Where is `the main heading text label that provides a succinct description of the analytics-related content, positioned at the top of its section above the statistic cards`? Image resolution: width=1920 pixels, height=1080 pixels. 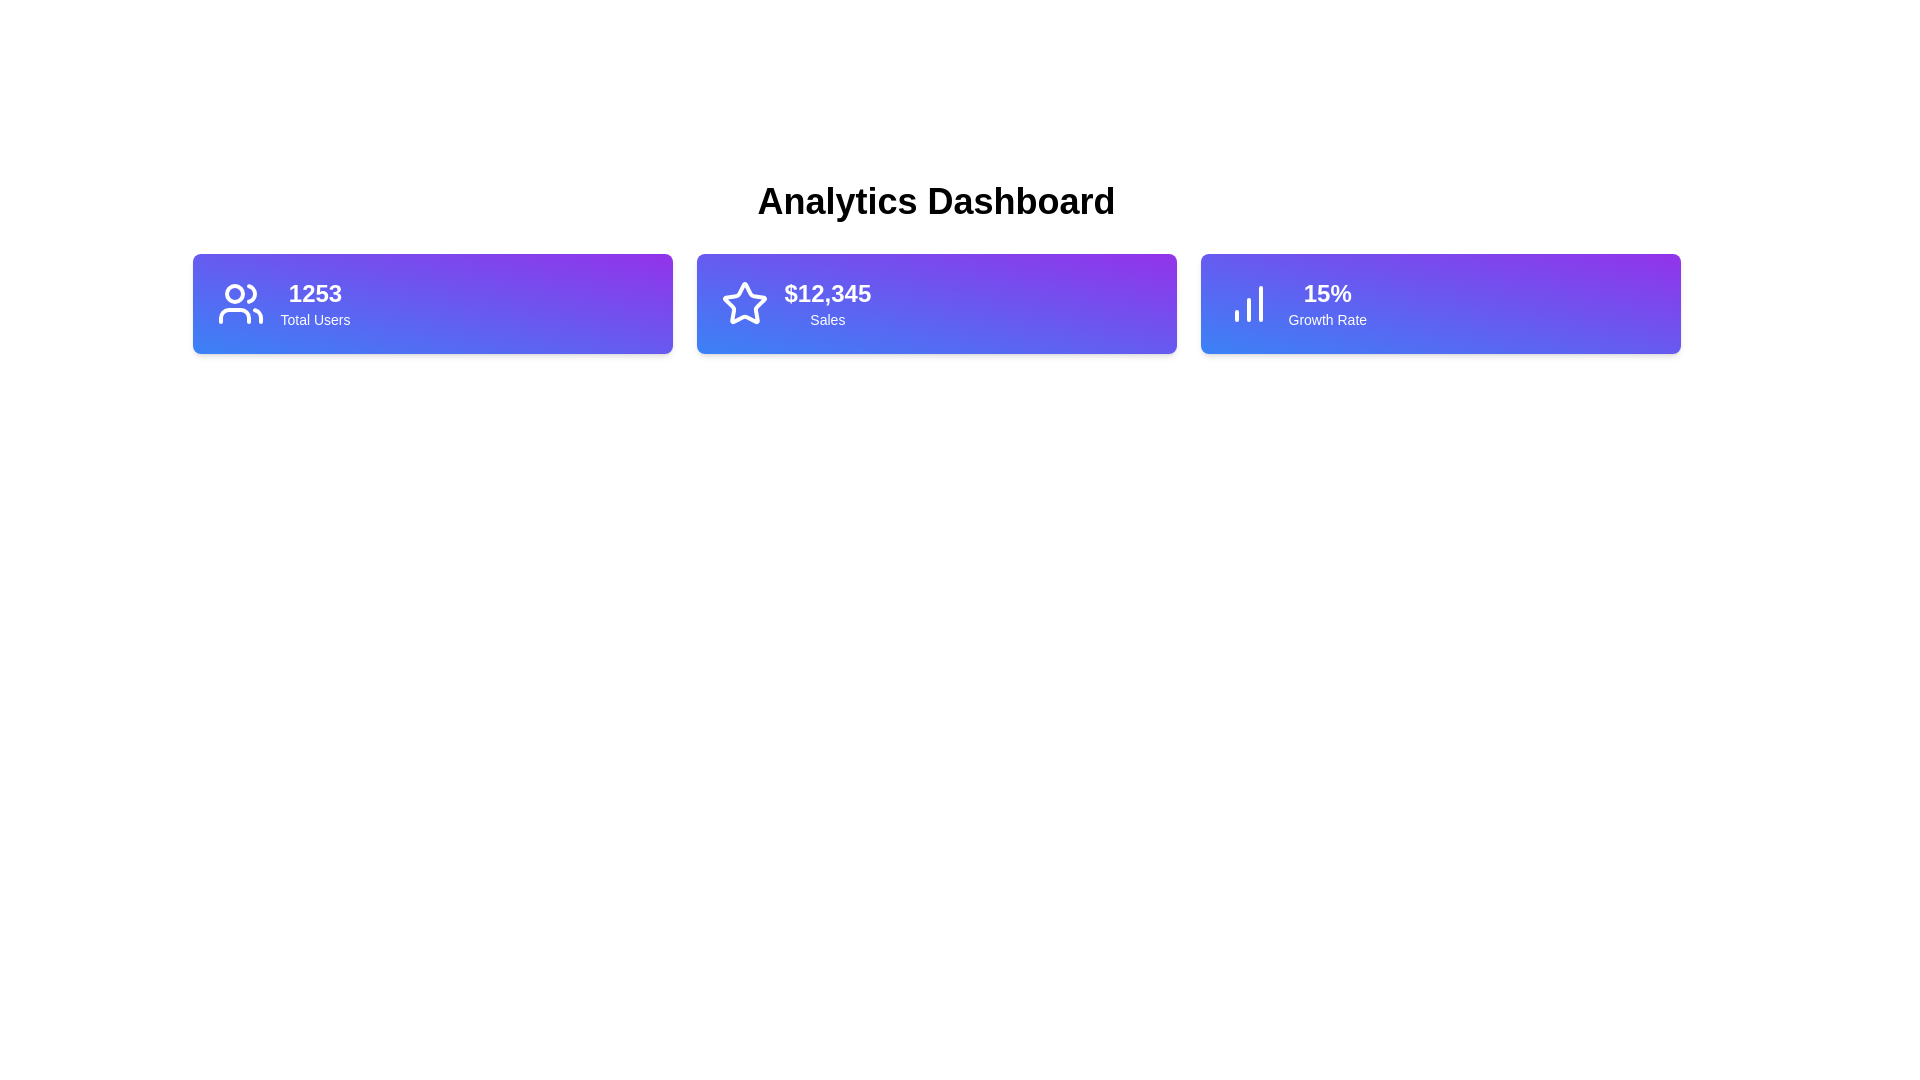 the main heading text label that provides a succinct description of the analytics-related content, positioned at the top of its section above the statistic cards is located at coordinates (935, 201).